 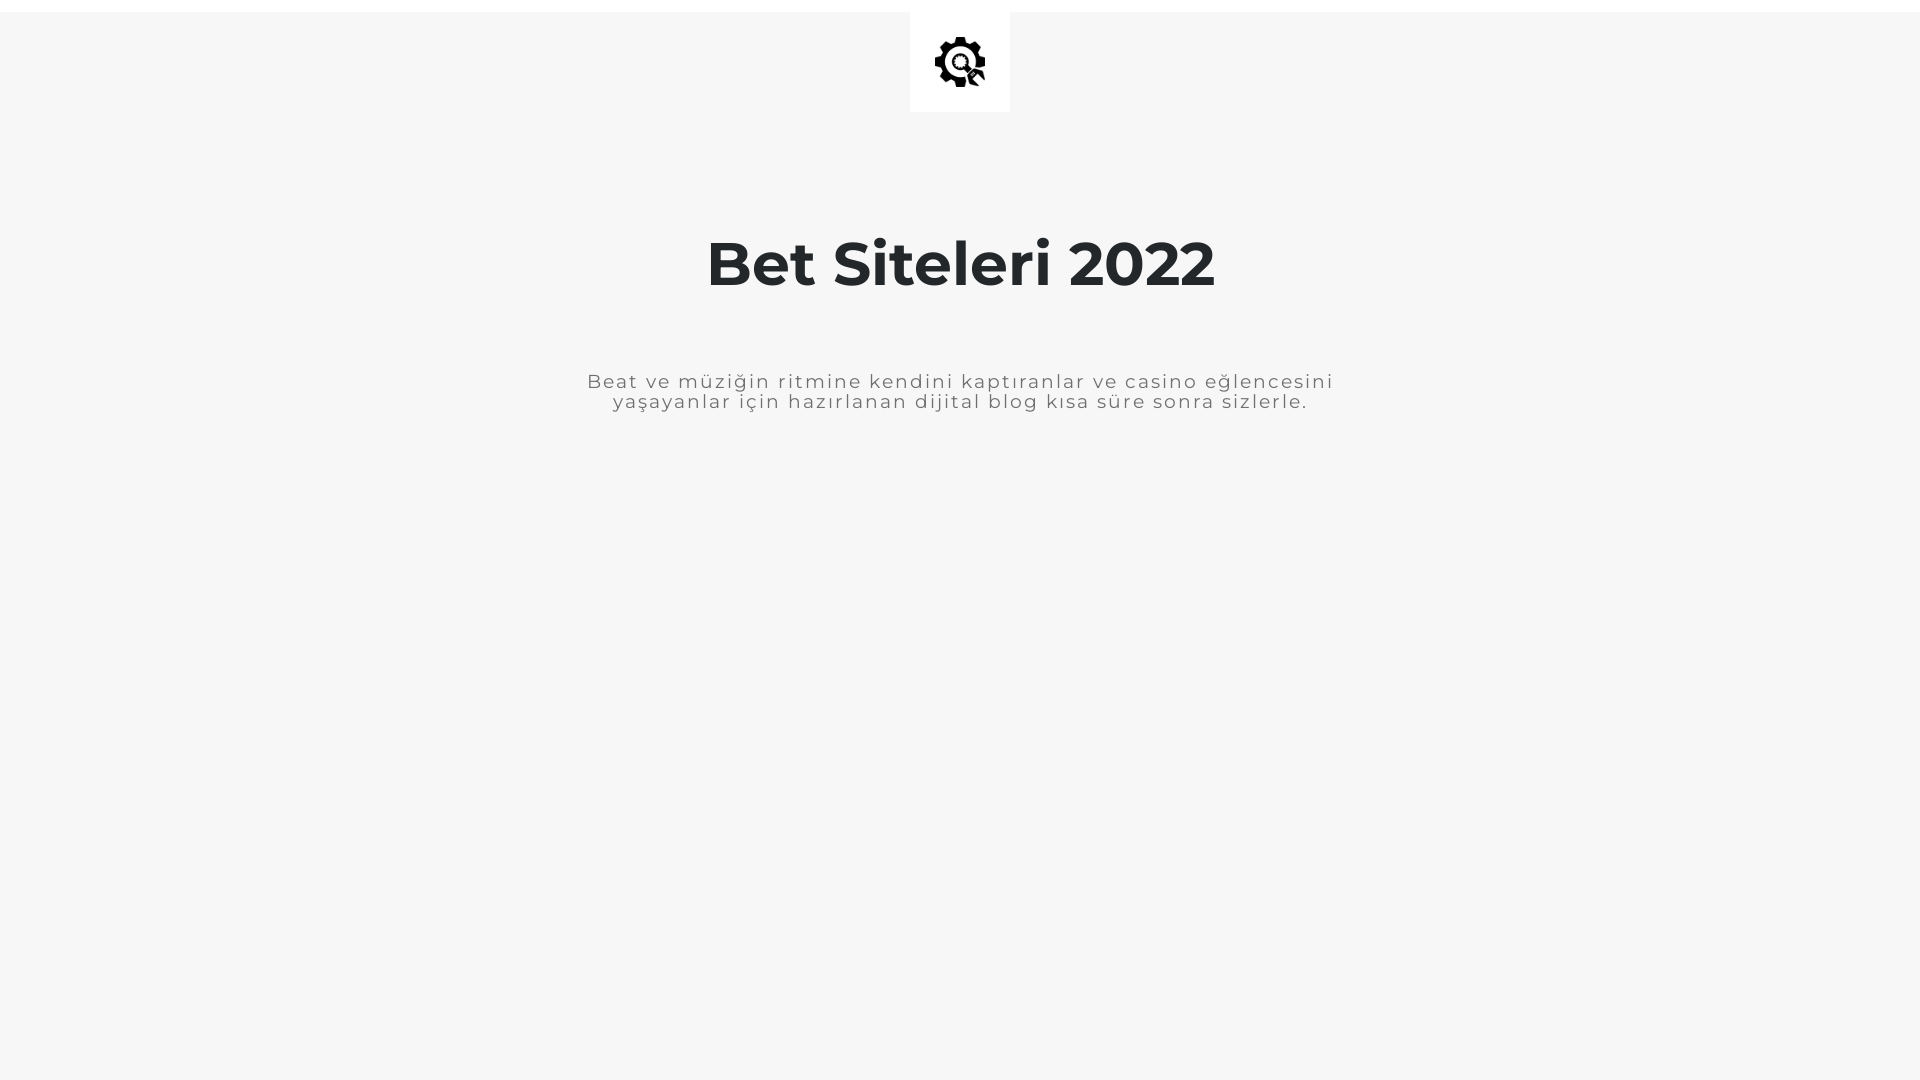 I want to click on 'Site is Under Construction', so click(x=934, y=60).